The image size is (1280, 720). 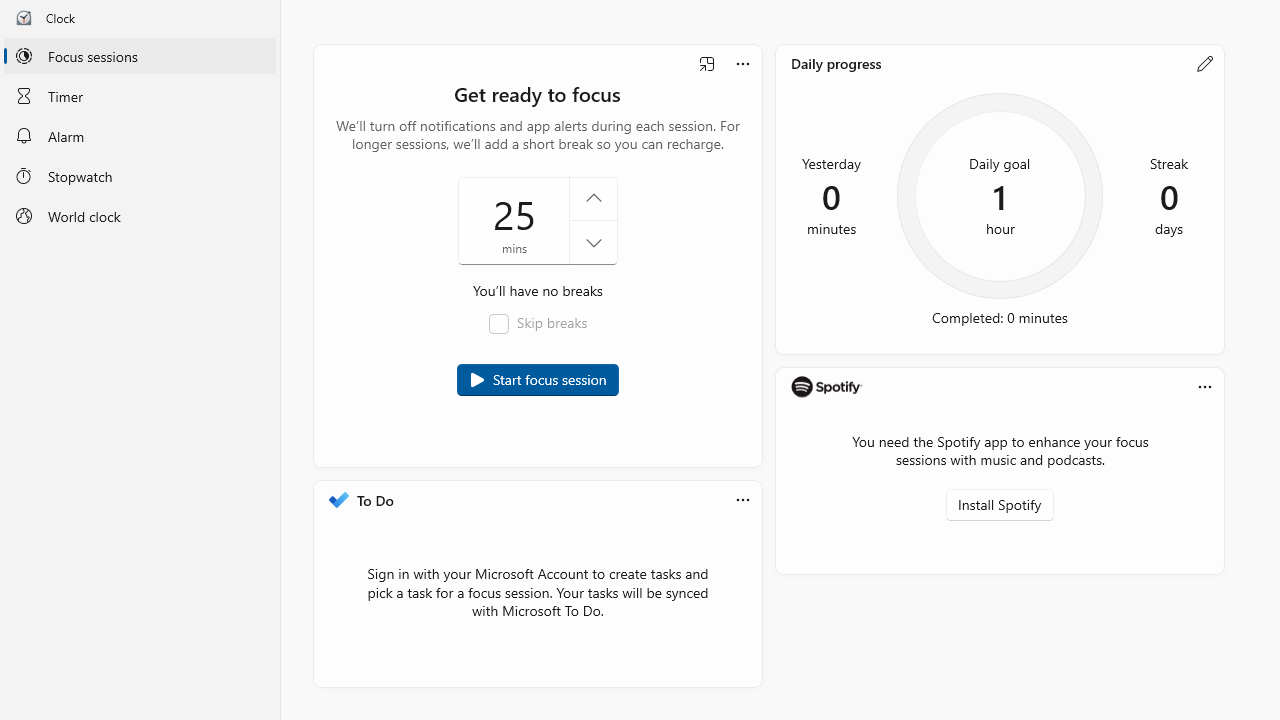 I want to click on 'World clock', so click(x=139, y=216).